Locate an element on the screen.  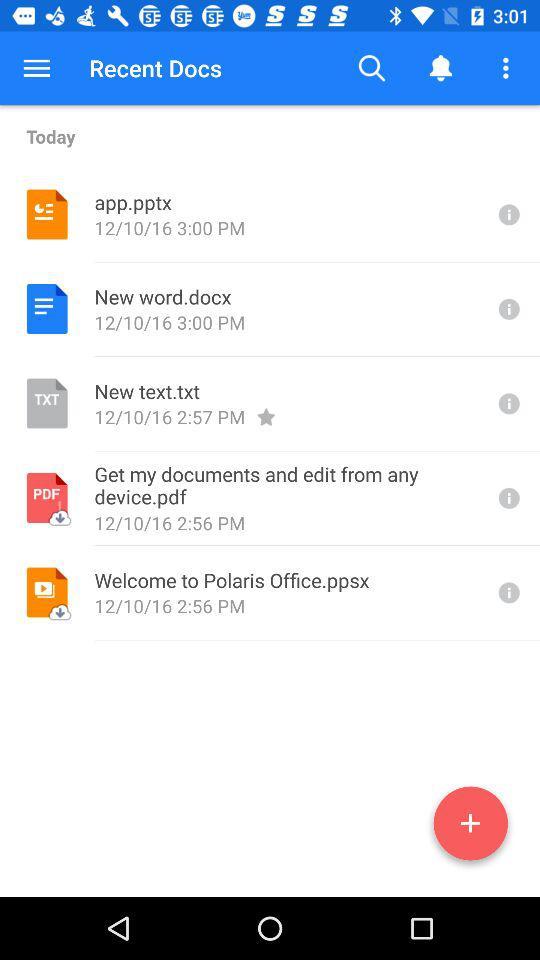
icon to the left of the recent docs button is located at coordinates (36, 68).